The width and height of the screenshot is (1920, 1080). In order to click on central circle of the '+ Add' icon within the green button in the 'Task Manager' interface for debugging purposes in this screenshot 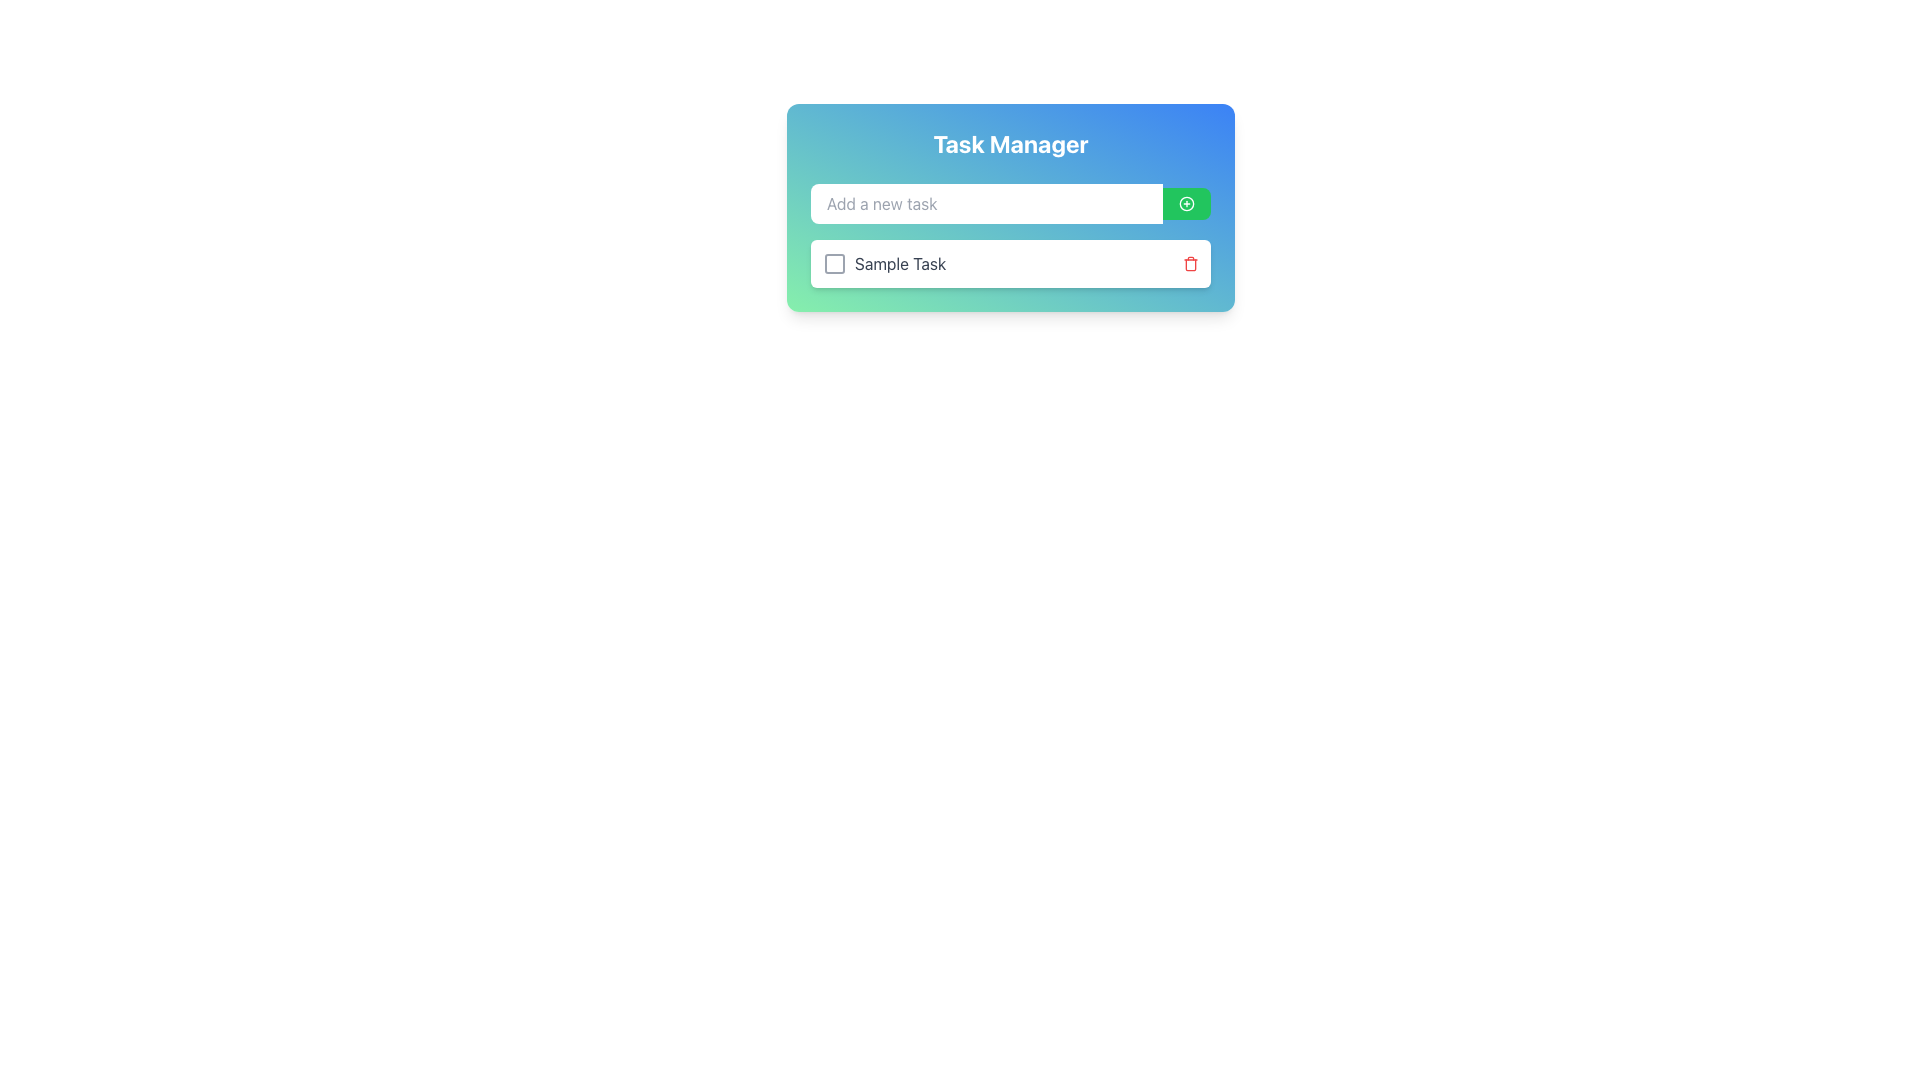, I will do `click(1186, 204)`.